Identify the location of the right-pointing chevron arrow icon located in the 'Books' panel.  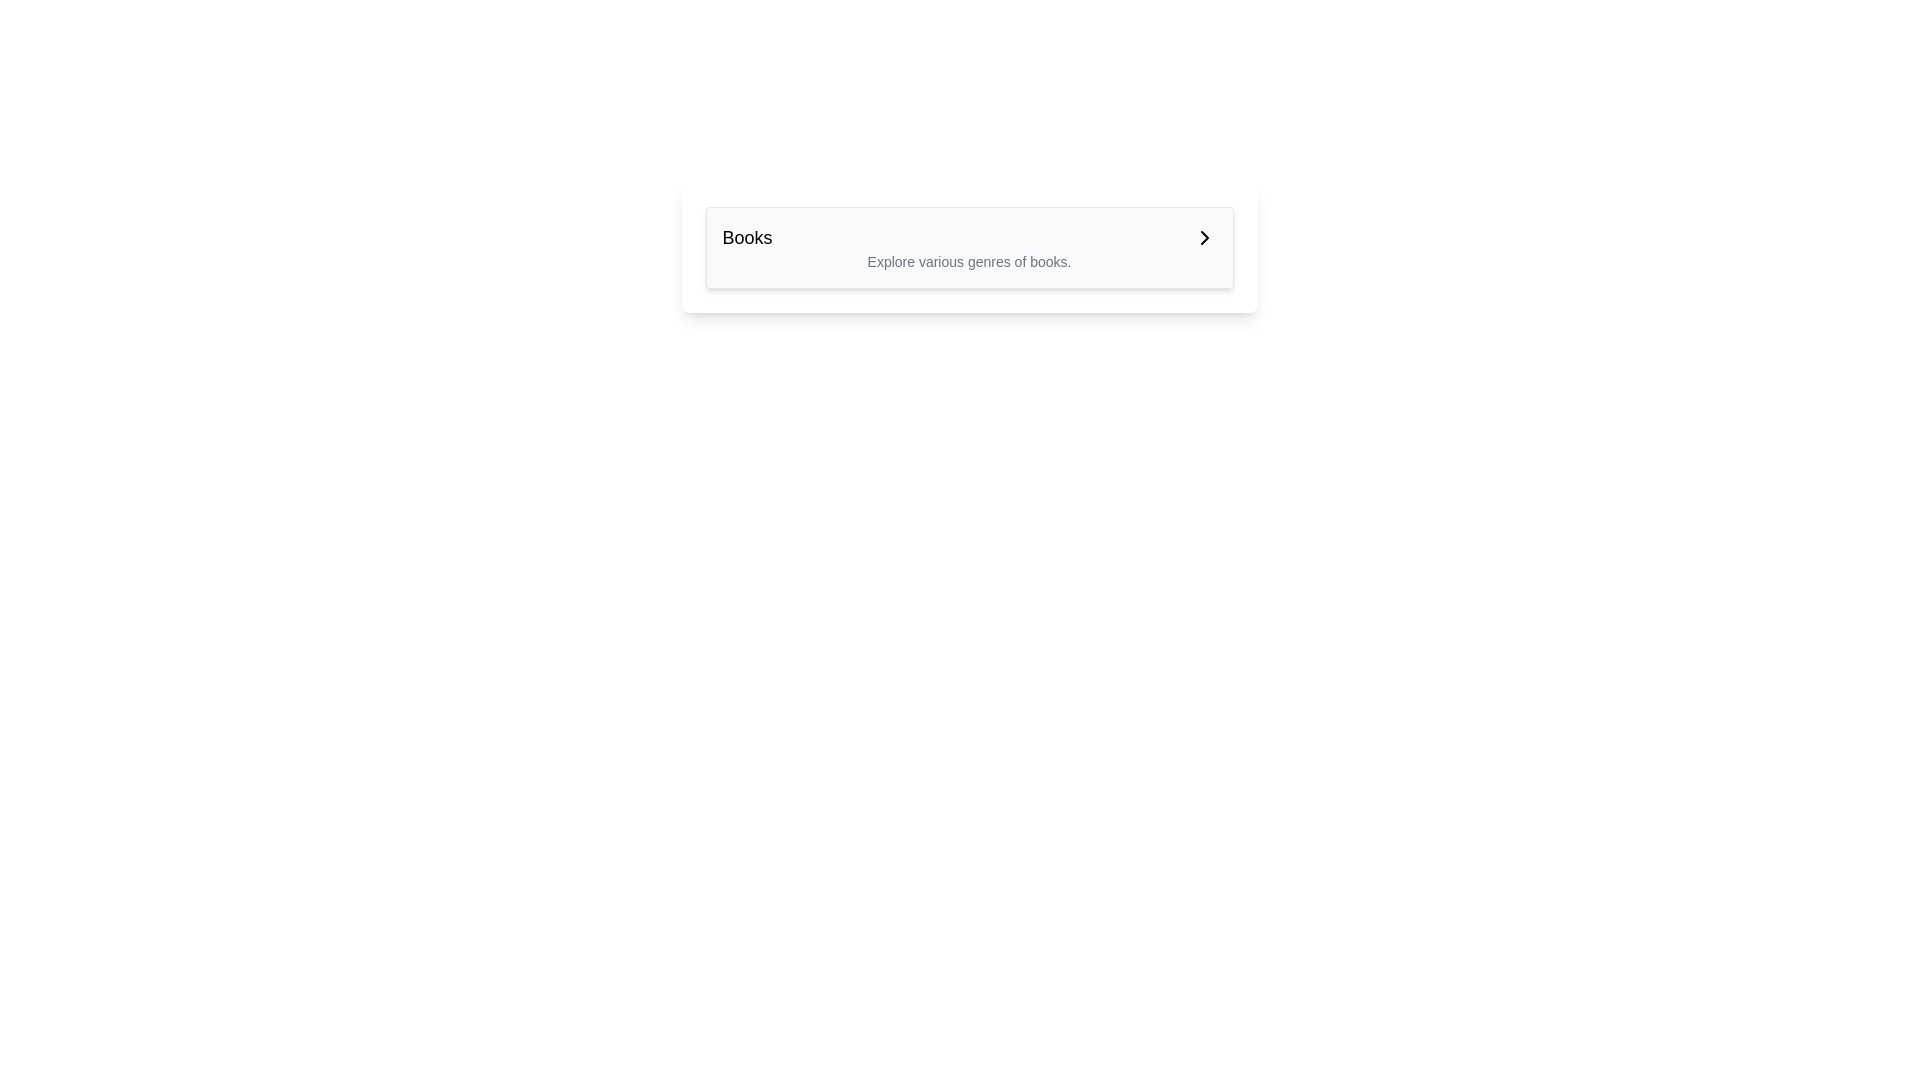
(1203, 237).